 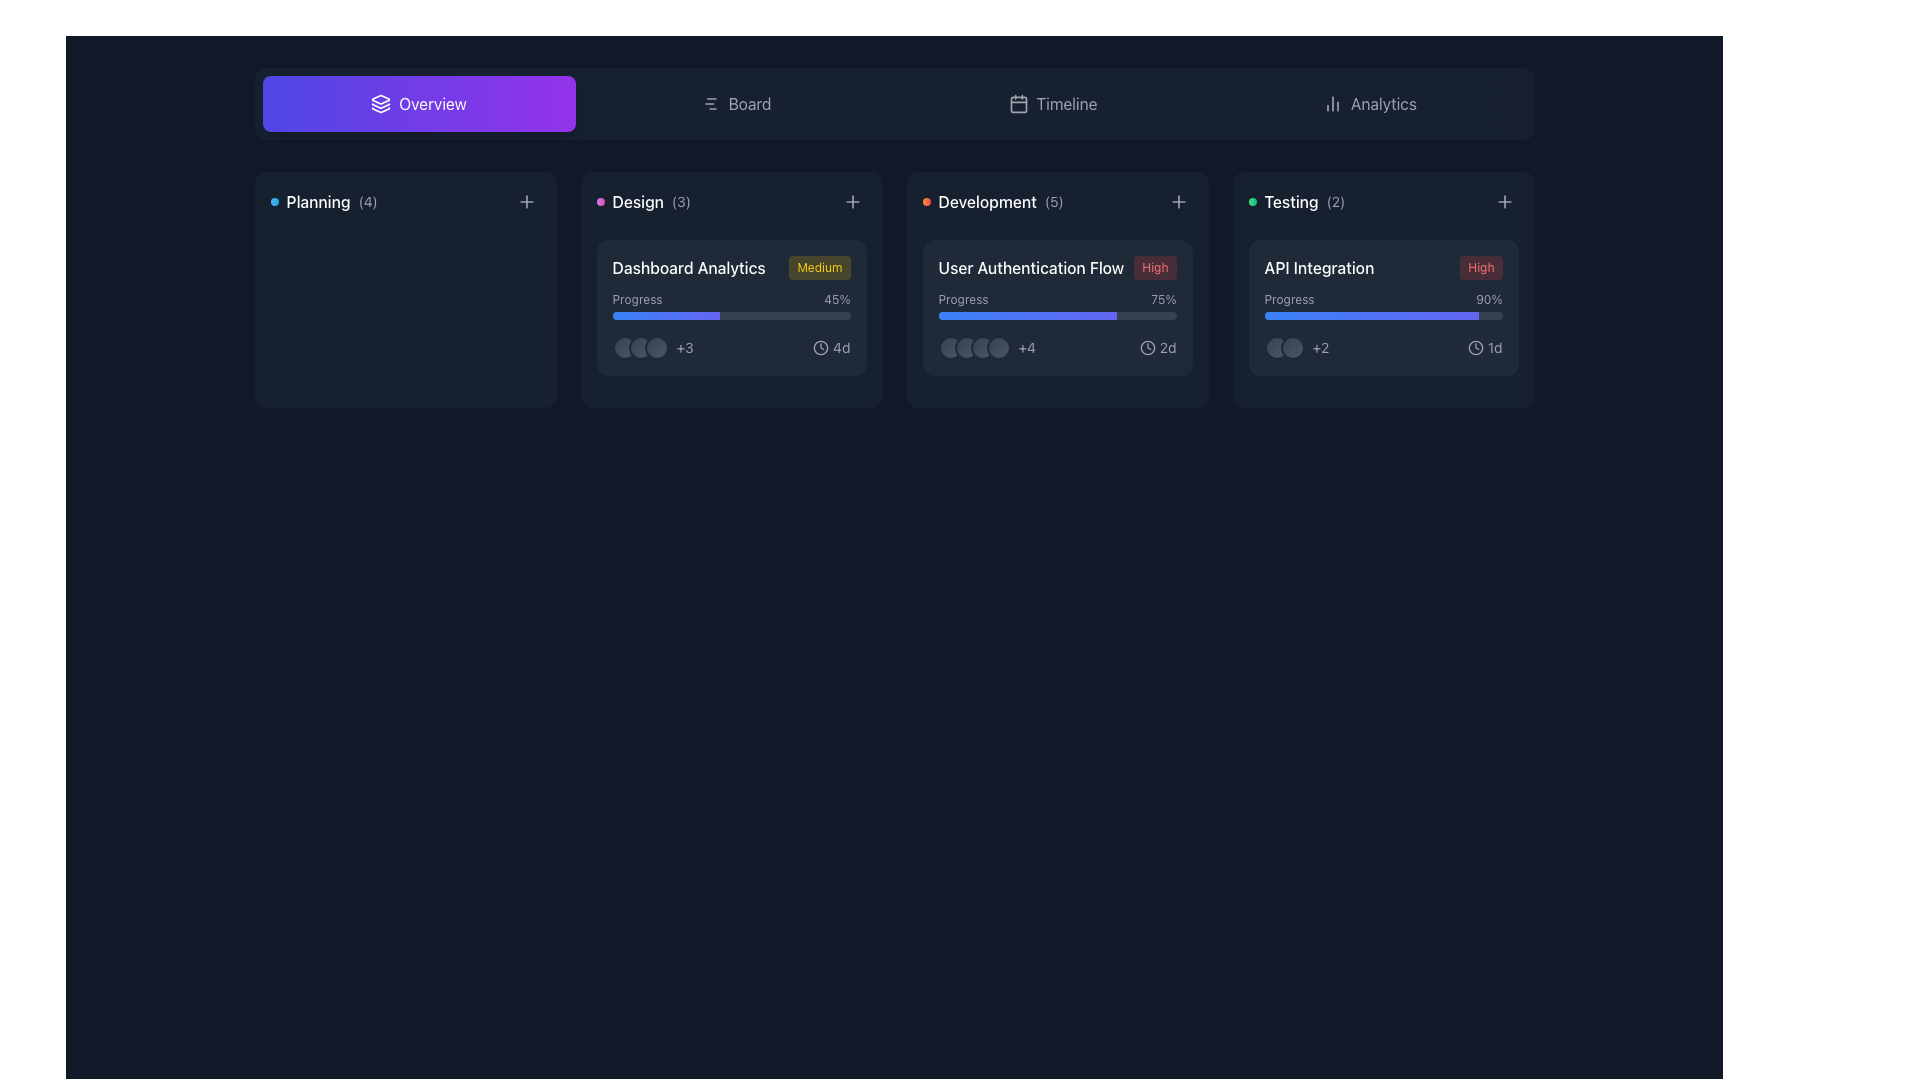 What do you see at coordinates (963, 300) in the screenshot?
I see `'Progress' label element located in the 'Development' card, below the title 'User Authentication Flow', to the left of the progress value '75%'` at bounding box center [963, 300].